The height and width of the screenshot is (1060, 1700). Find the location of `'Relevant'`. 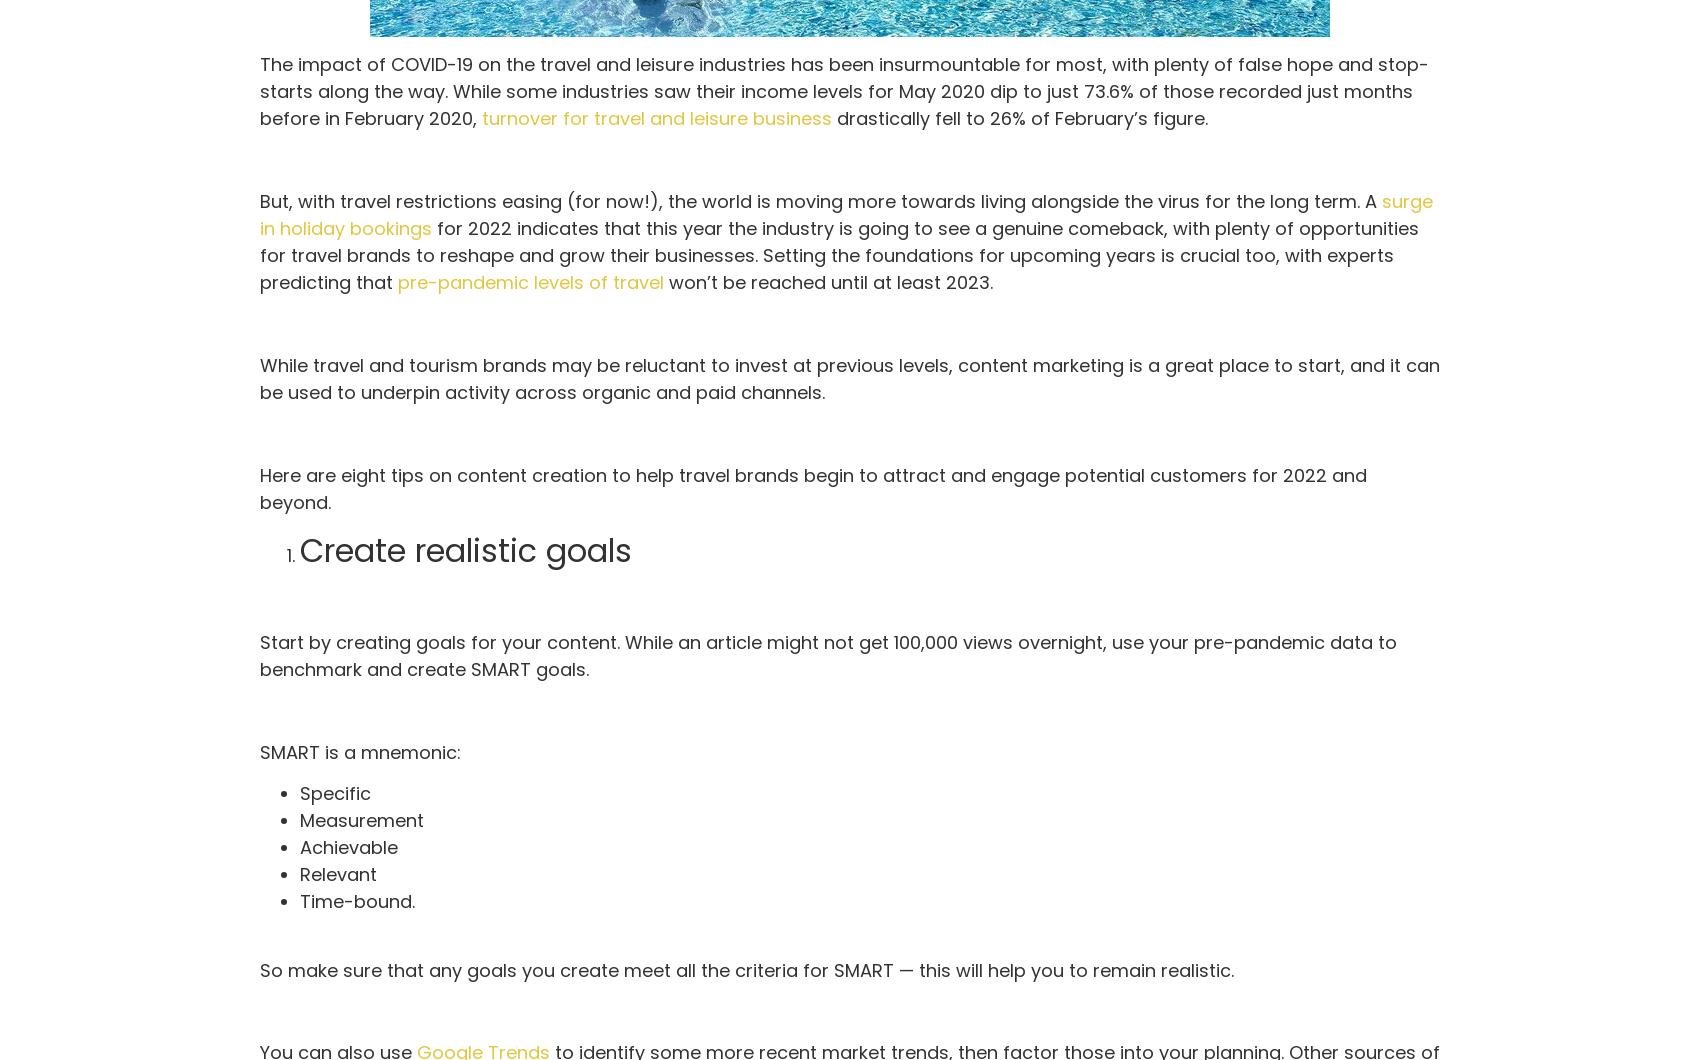

'Relevant' is located at coordinates (337, 874).